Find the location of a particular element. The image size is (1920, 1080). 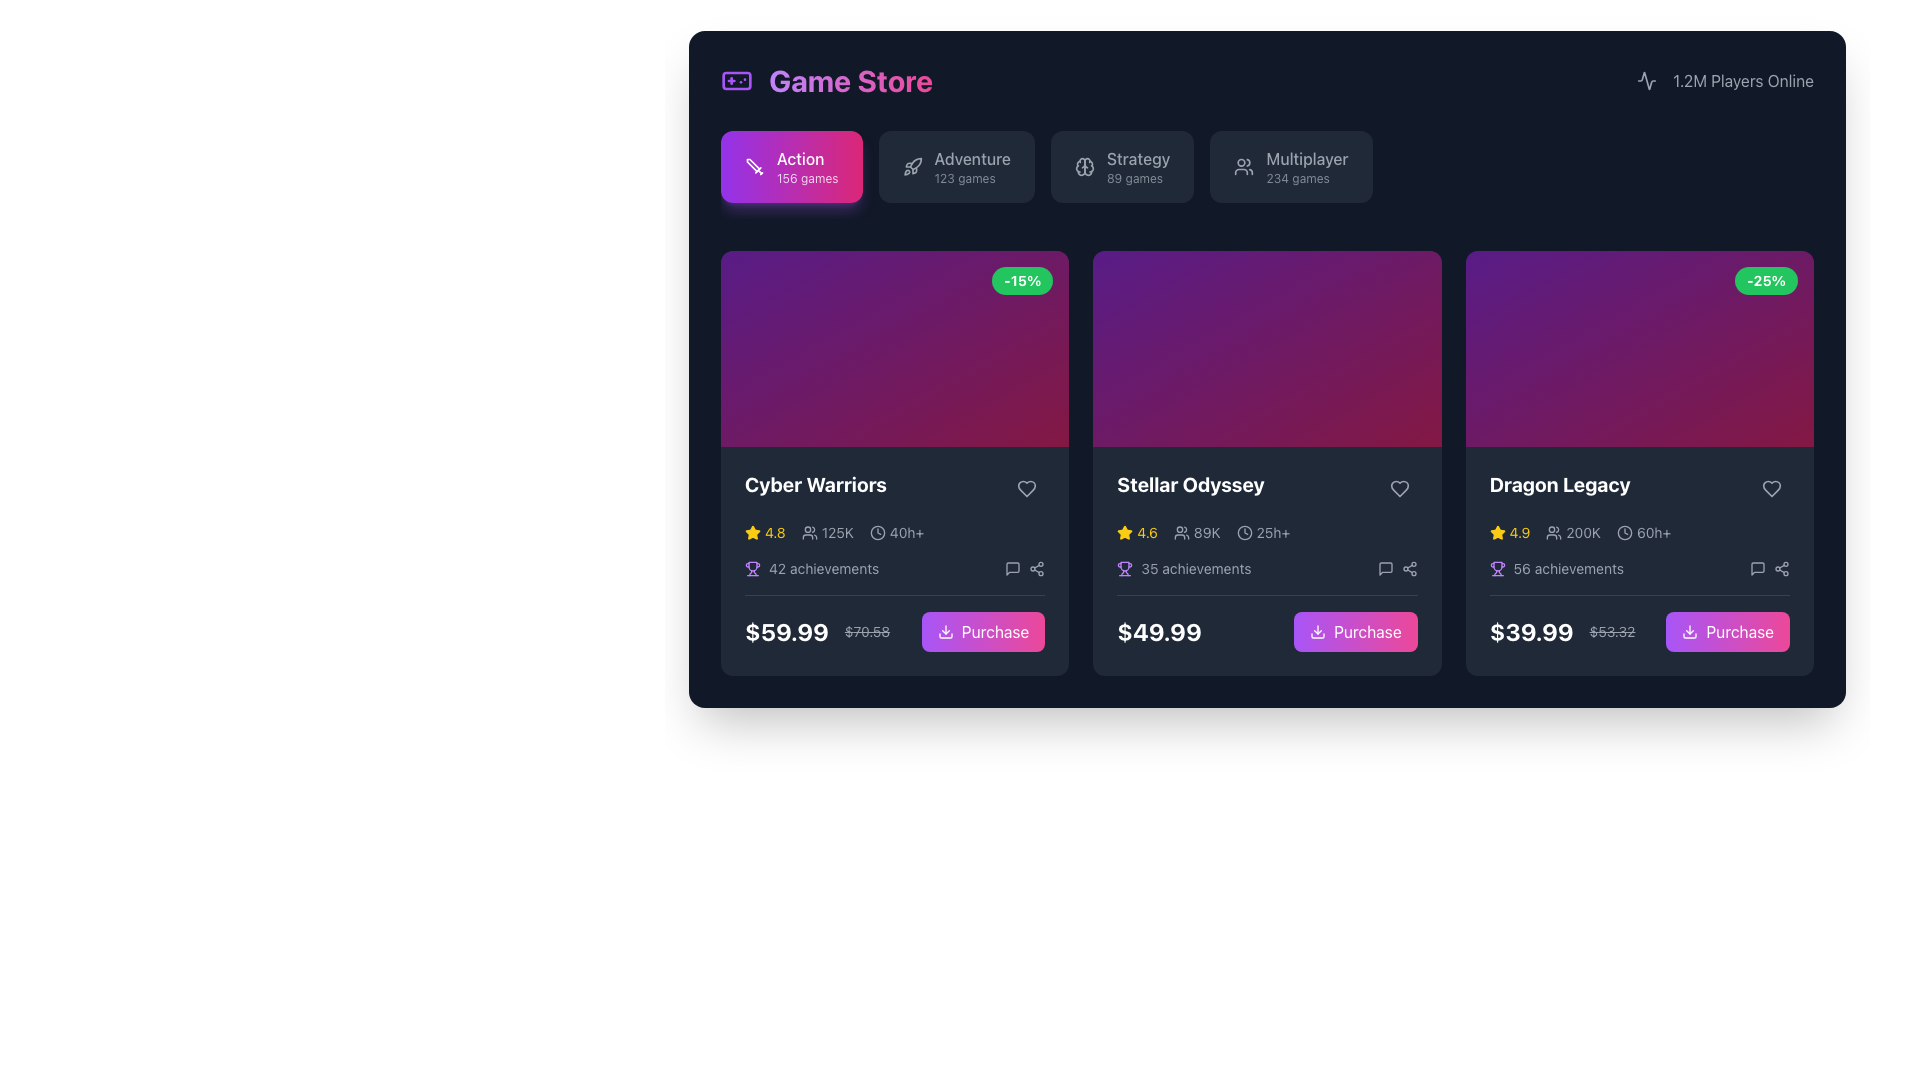

the text field displaying '125K', which is located beside a user group icon in the bottom-left section of the 'Cyber Warriors' card is located at coordinates (837, 531).